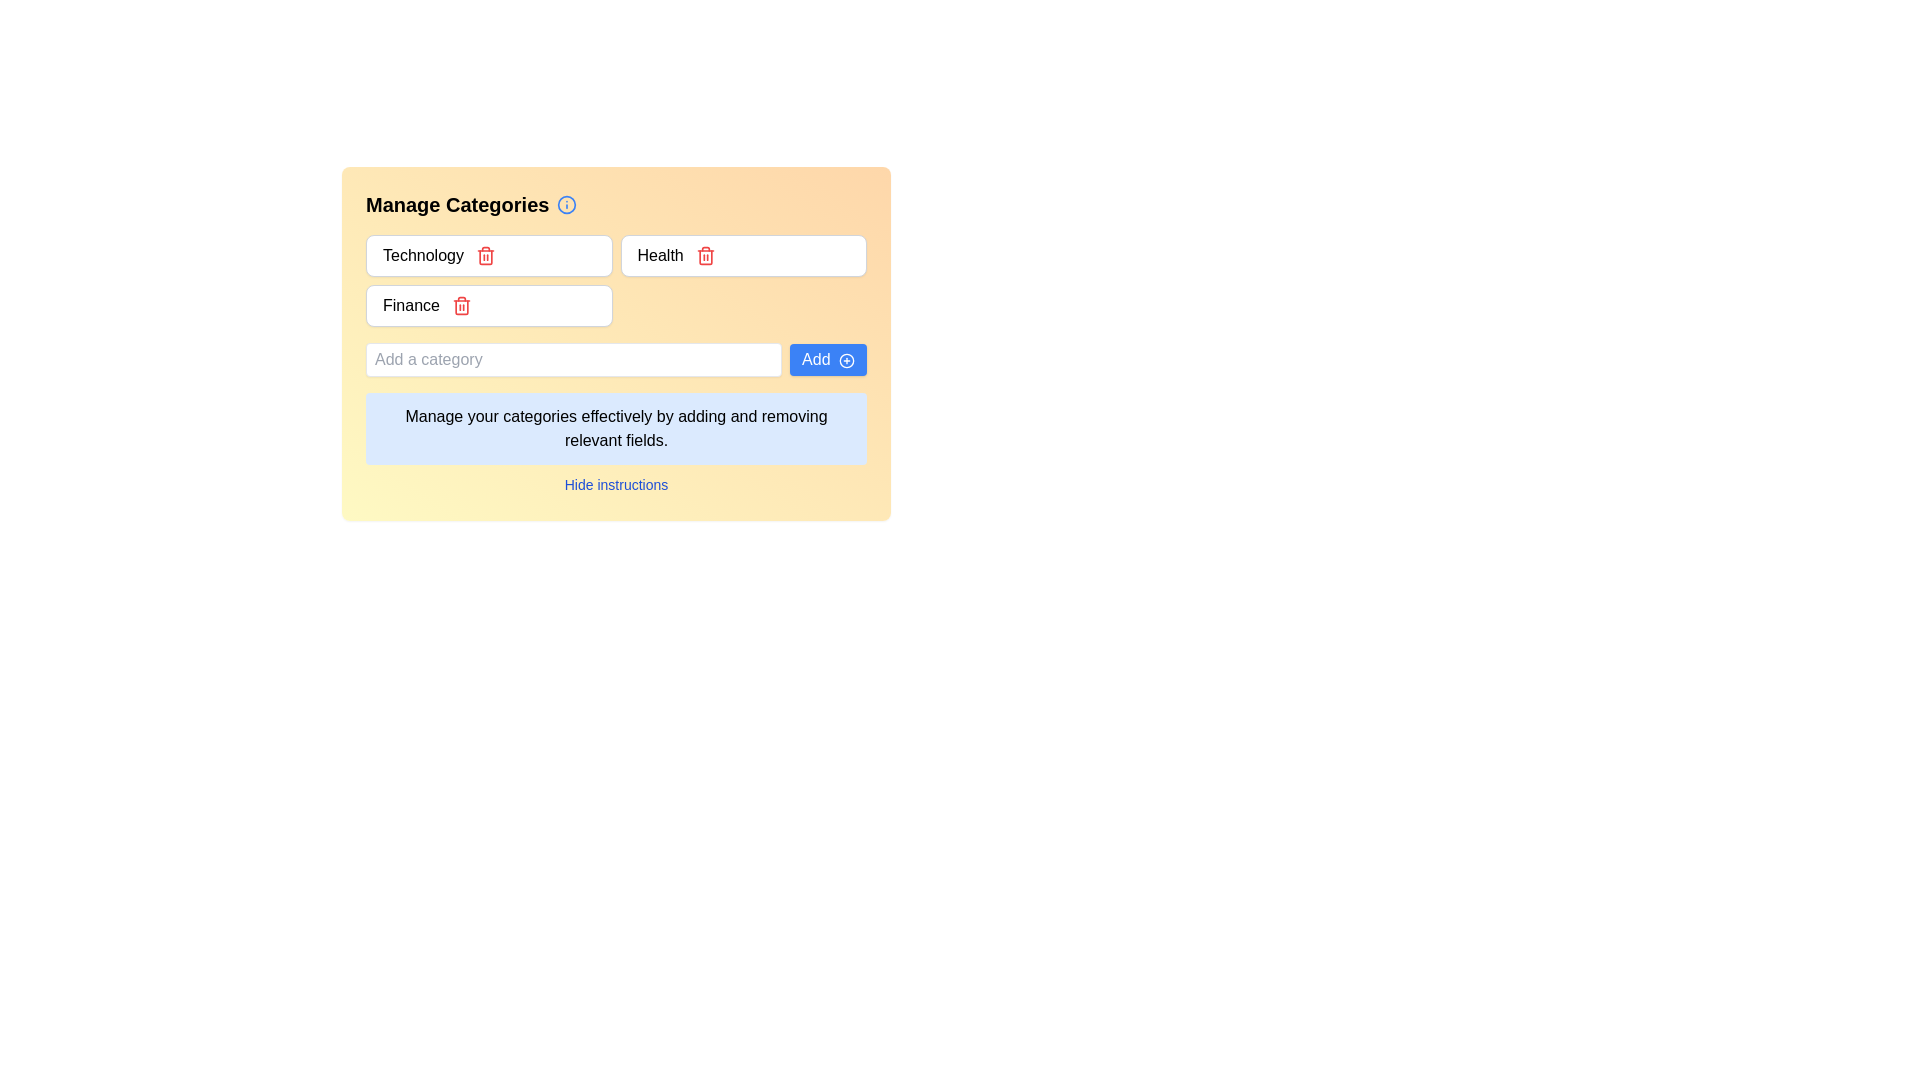 Image resolution: width=1920 pixels, height=1080 pixels. What do you see at coordinates (485, 254) in the screenshot?
I see `the delete button (trash icon) located to the right of the 'Technology' text` at bounding box center [485, 254].